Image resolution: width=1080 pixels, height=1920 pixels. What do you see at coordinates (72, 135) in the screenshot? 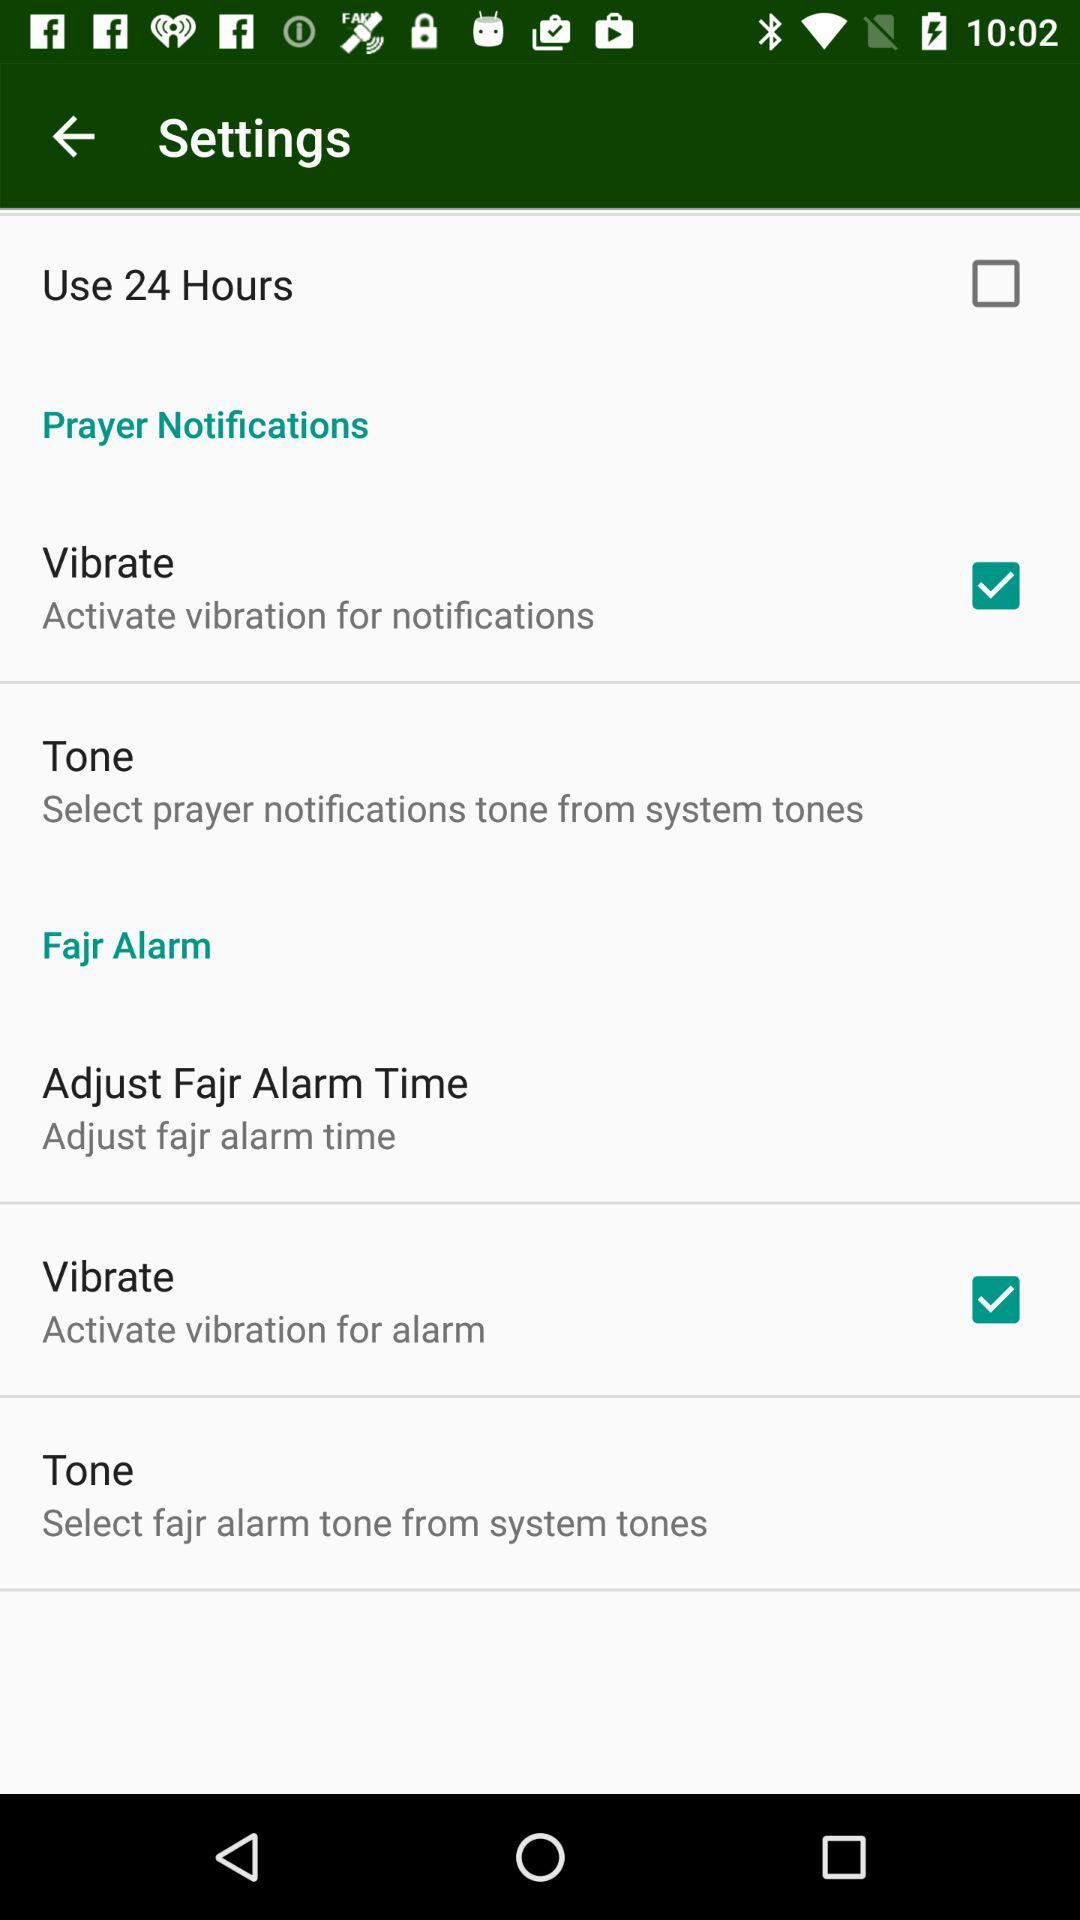
I see `the icon to the left of settings app` at bounding box center [72, 135].